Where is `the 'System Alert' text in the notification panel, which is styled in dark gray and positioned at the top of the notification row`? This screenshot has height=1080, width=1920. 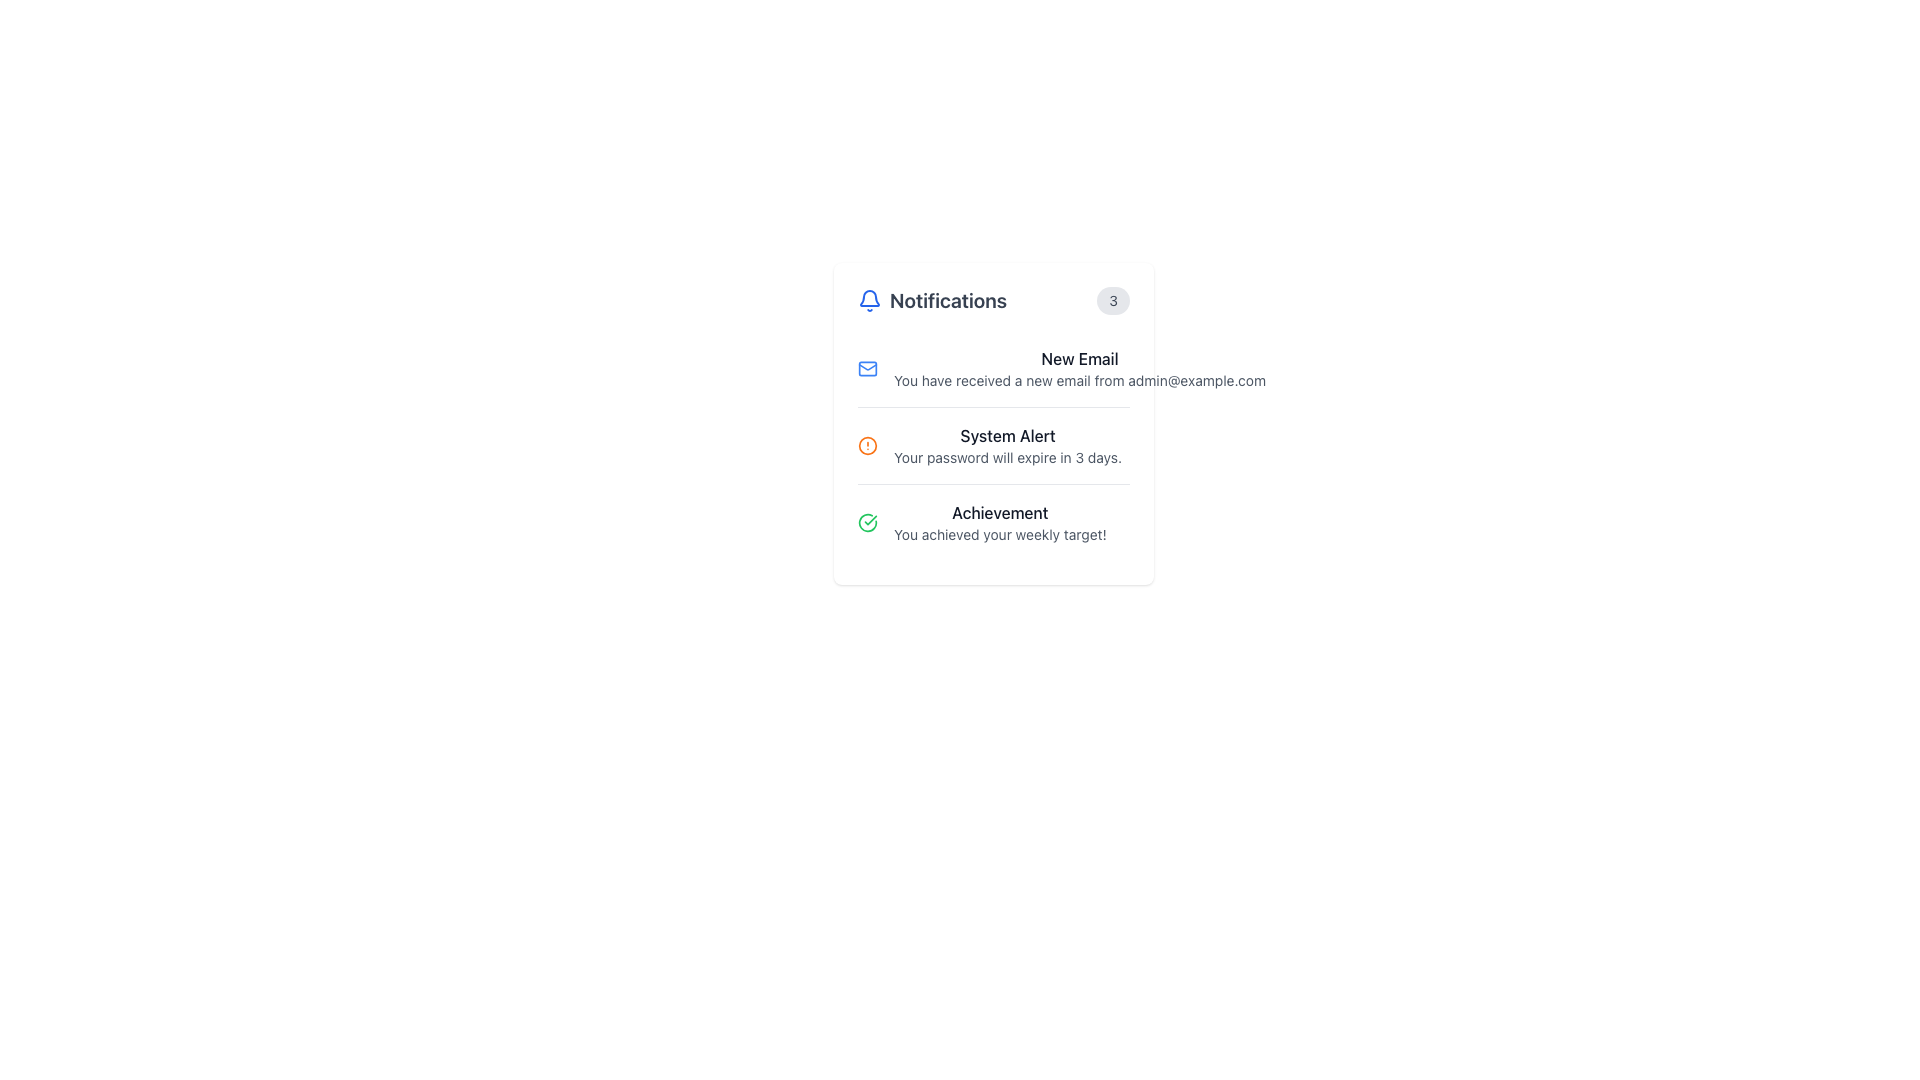
the 'System Alert' text in the notification panel, which is styled in dark gray and positioned at the top of the notification row is located at coordinates (1008, 434).